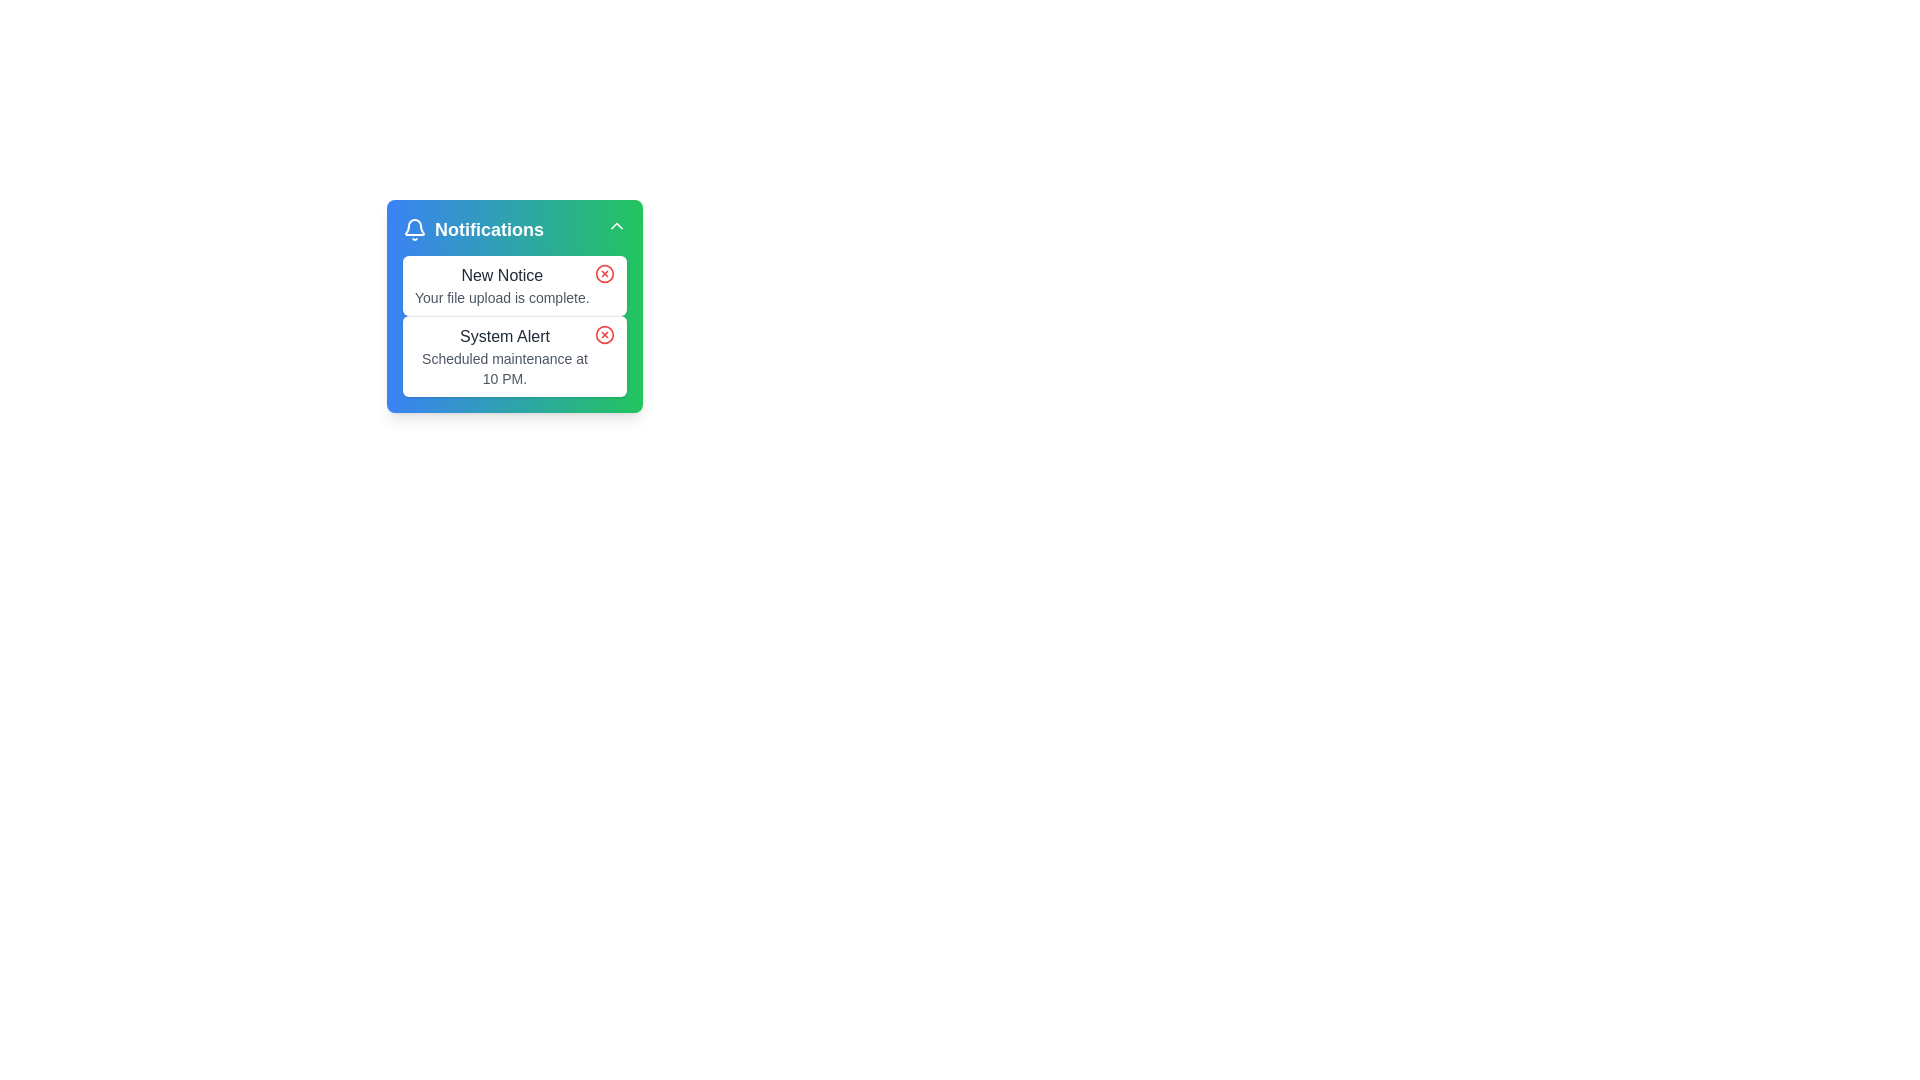 This screenshot has width=1920, height=1080. I want to click on the notification icon located at the far left of the notification panel, which is represented by a bell icon, so click(413, 229).